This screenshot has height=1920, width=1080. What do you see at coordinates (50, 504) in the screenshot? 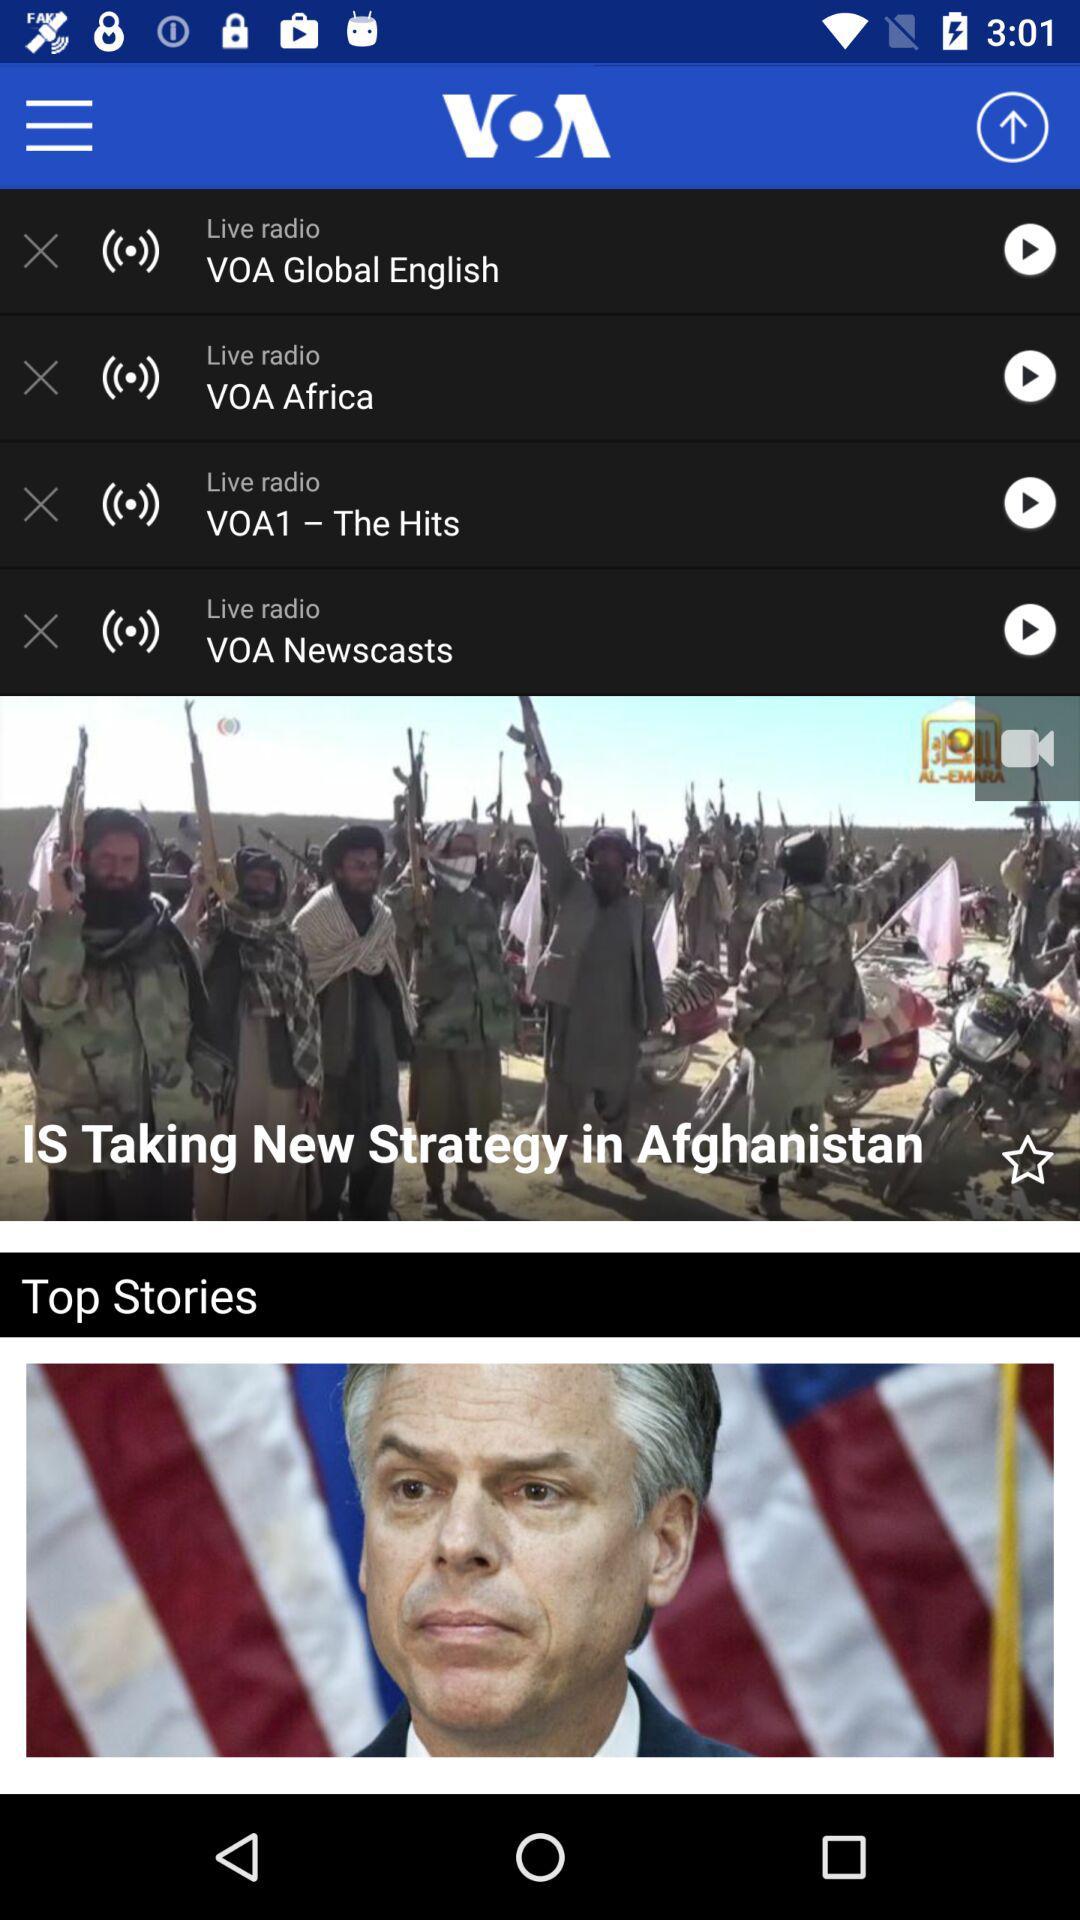
I see `delete voa1 as a station` at bounding box center [50, 504].